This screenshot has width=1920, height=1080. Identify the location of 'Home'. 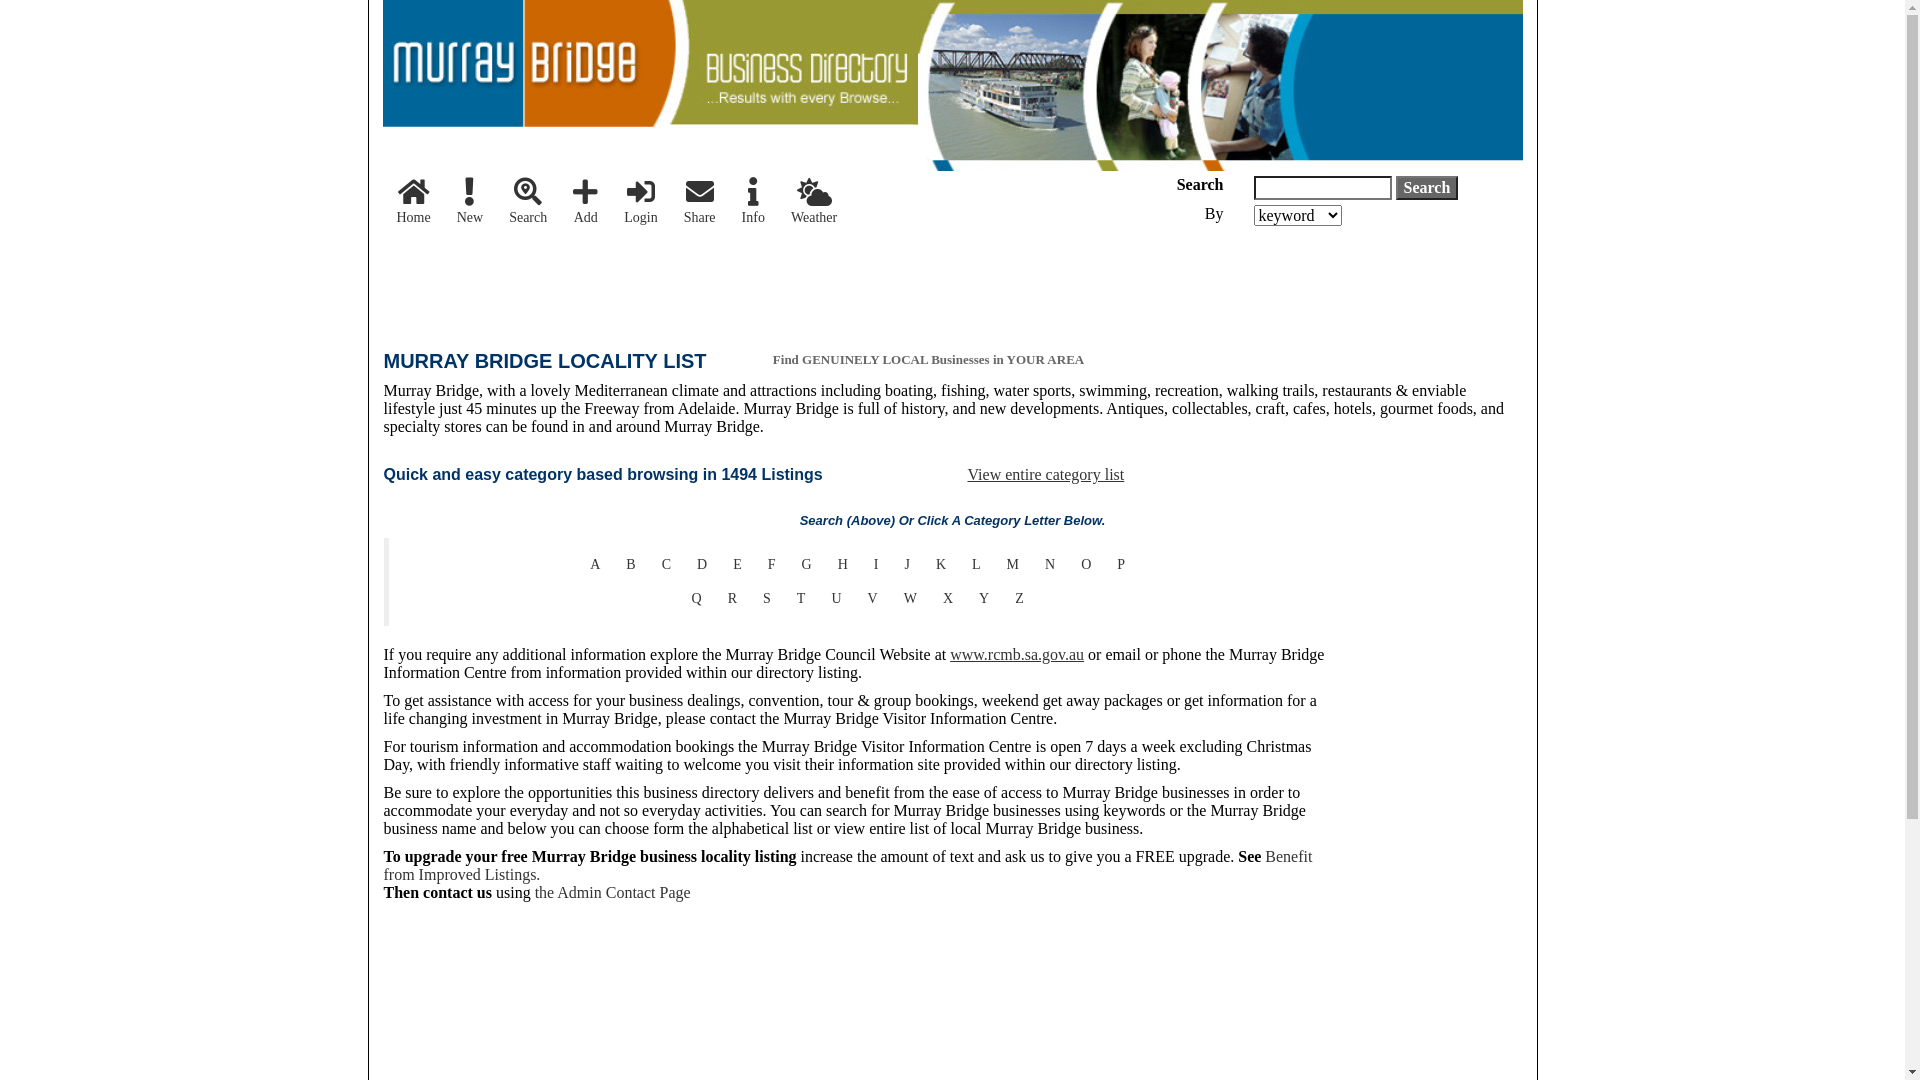
(412, 203).